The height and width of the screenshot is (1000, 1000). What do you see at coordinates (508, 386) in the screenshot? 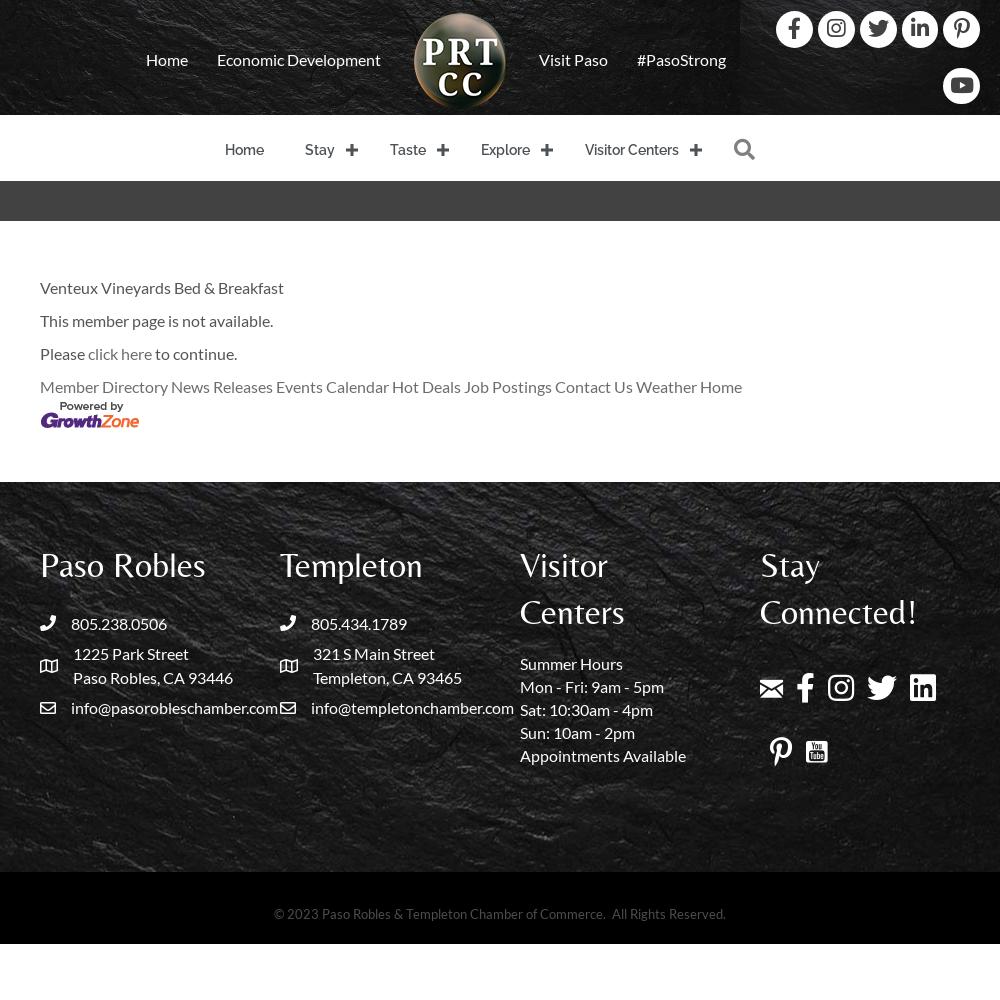
I see `'Job Postings'` at bounding box center [508, 386].